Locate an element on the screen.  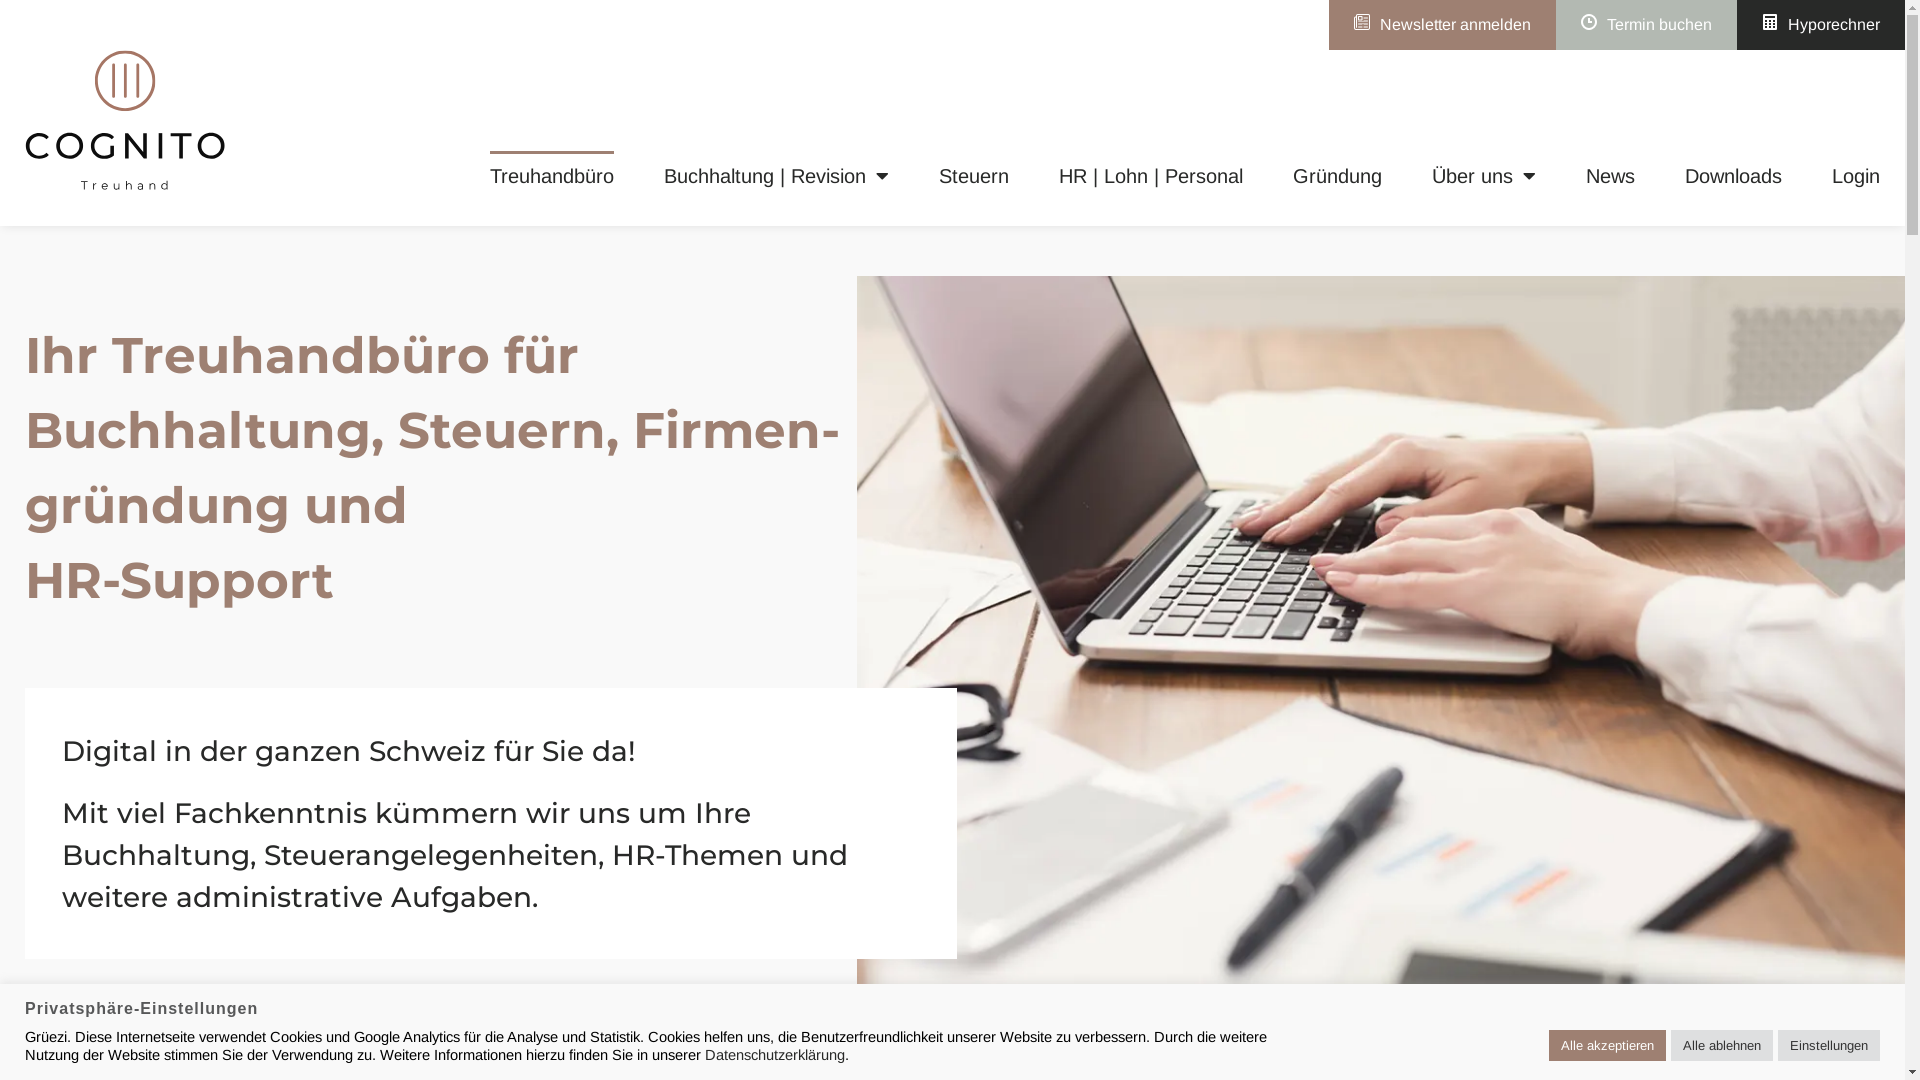
'Newsletter anmelden' is located at coordinates (1442, 24).